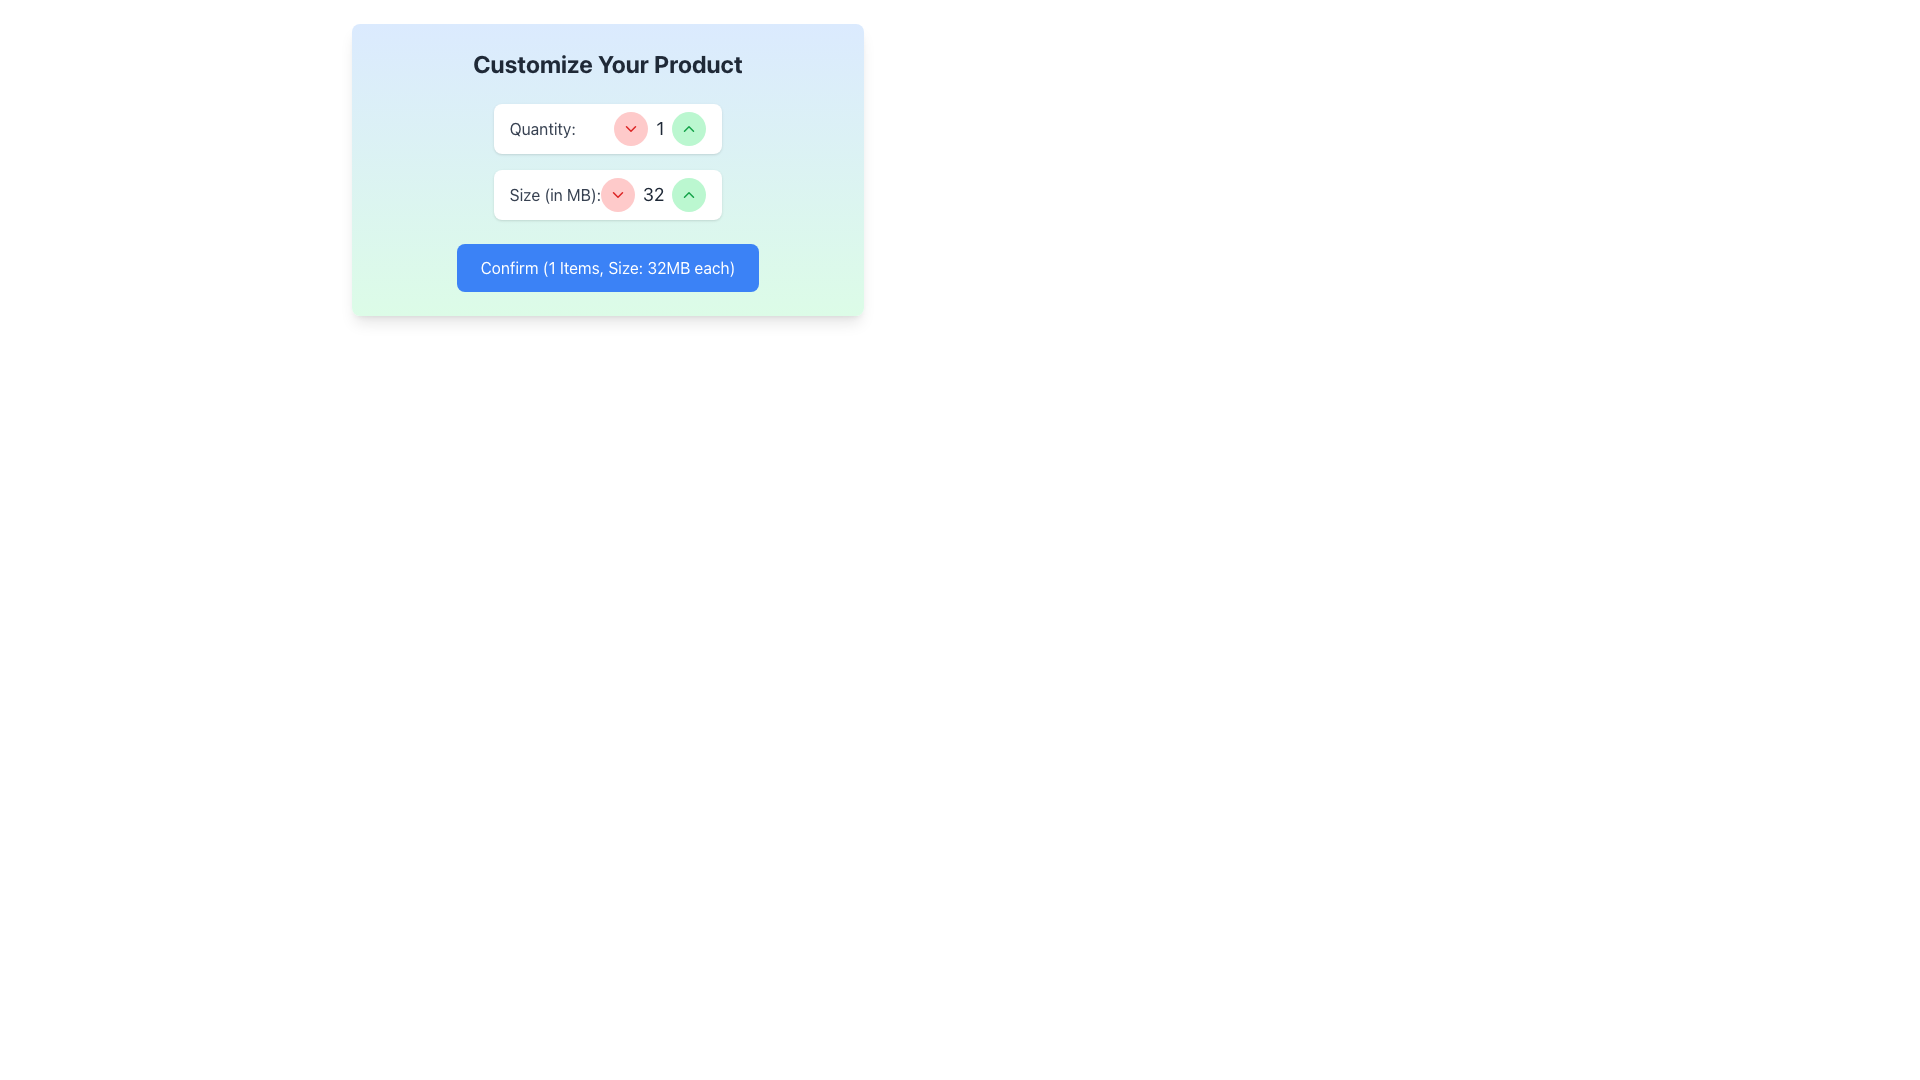 The width and height of the screenshot is (1920, 1080). Describe the element at coordinates (660, 128) in the screenshot. I see `displayed quantity value from the Static Text Display located centrally between the circular red button on the left and the green button on the right within the 'Quantity' adjustment section` at that location.